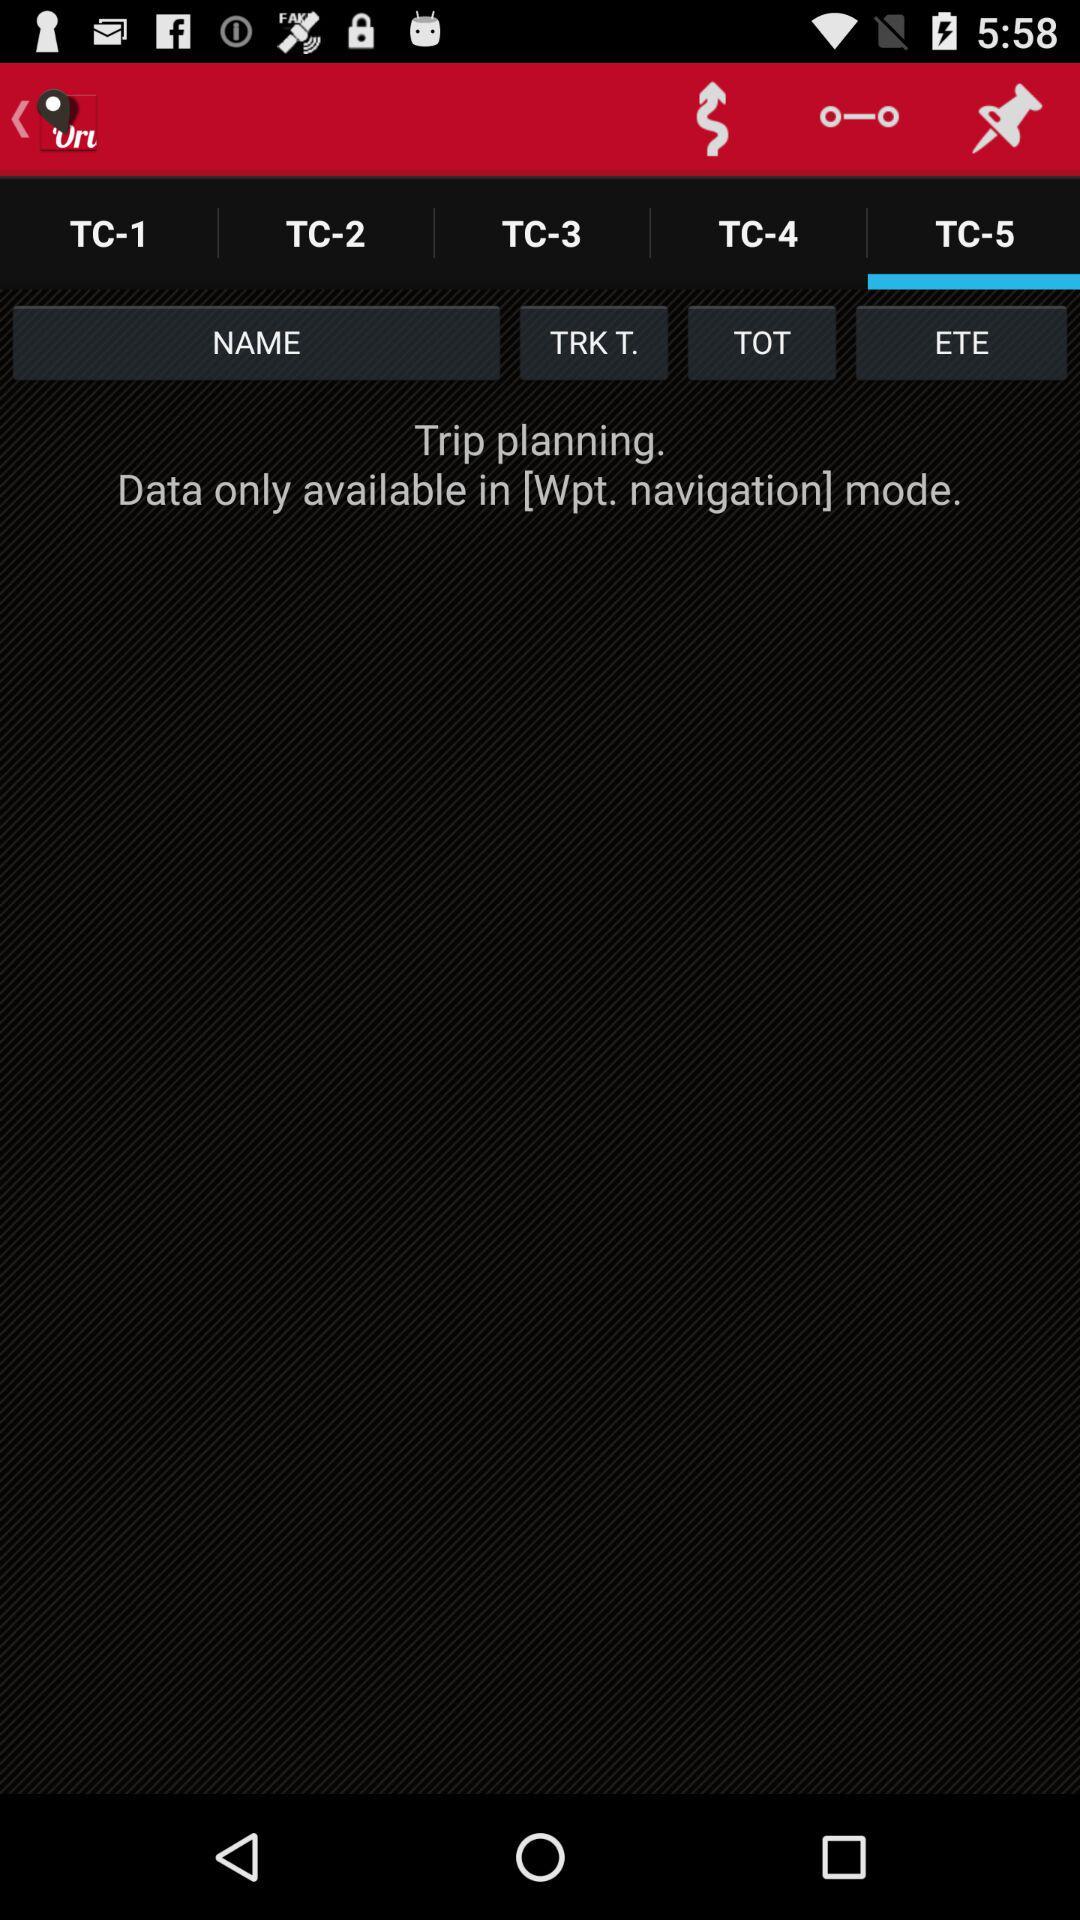 Image resolution: width=1080 pixels, height=1920 pixels. What do you see at coordinates (960, 341) in the screenshot?
I see `item above the trip planning data icon` at bounding box center [960, 341].